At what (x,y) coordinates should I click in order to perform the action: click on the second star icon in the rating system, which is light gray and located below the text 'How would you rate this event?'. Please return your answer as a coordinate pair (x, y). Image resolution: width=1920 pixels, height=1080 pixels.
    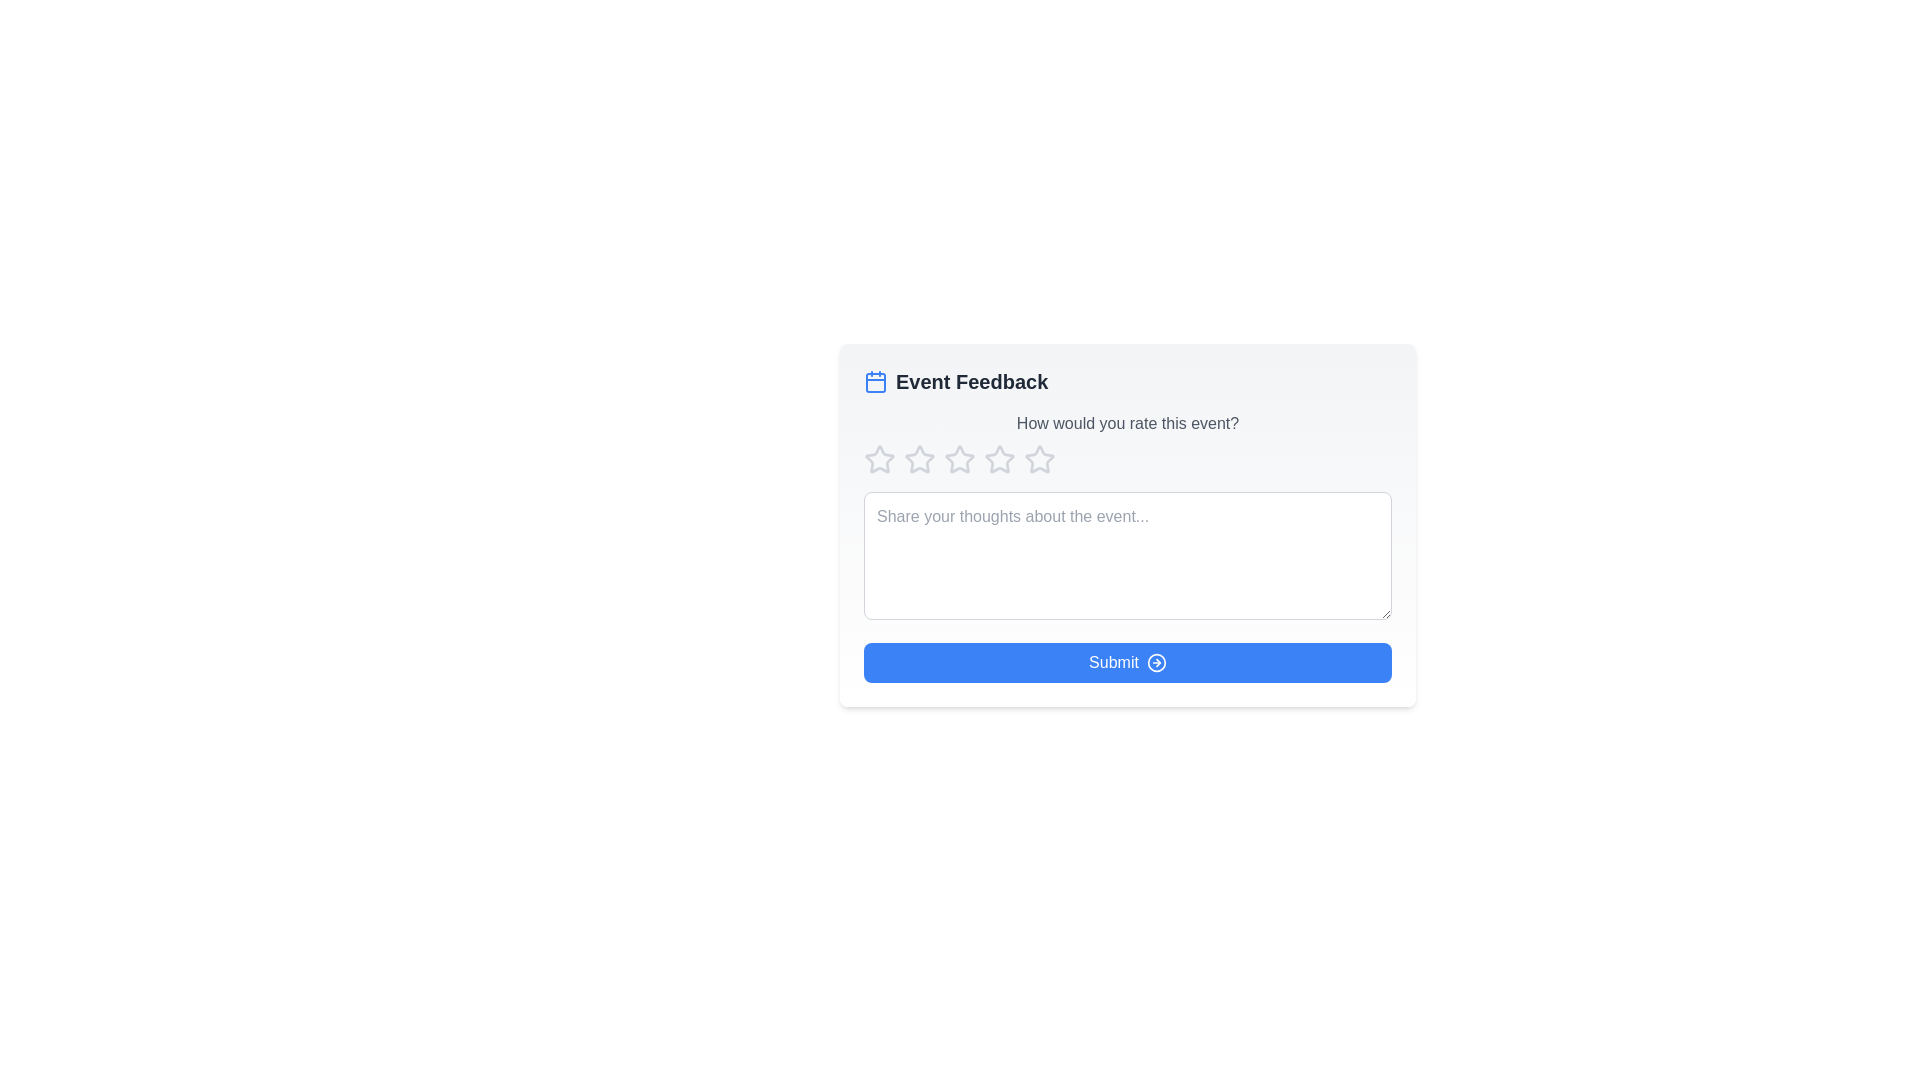
    Looking at the image, I should click on (999, 459).